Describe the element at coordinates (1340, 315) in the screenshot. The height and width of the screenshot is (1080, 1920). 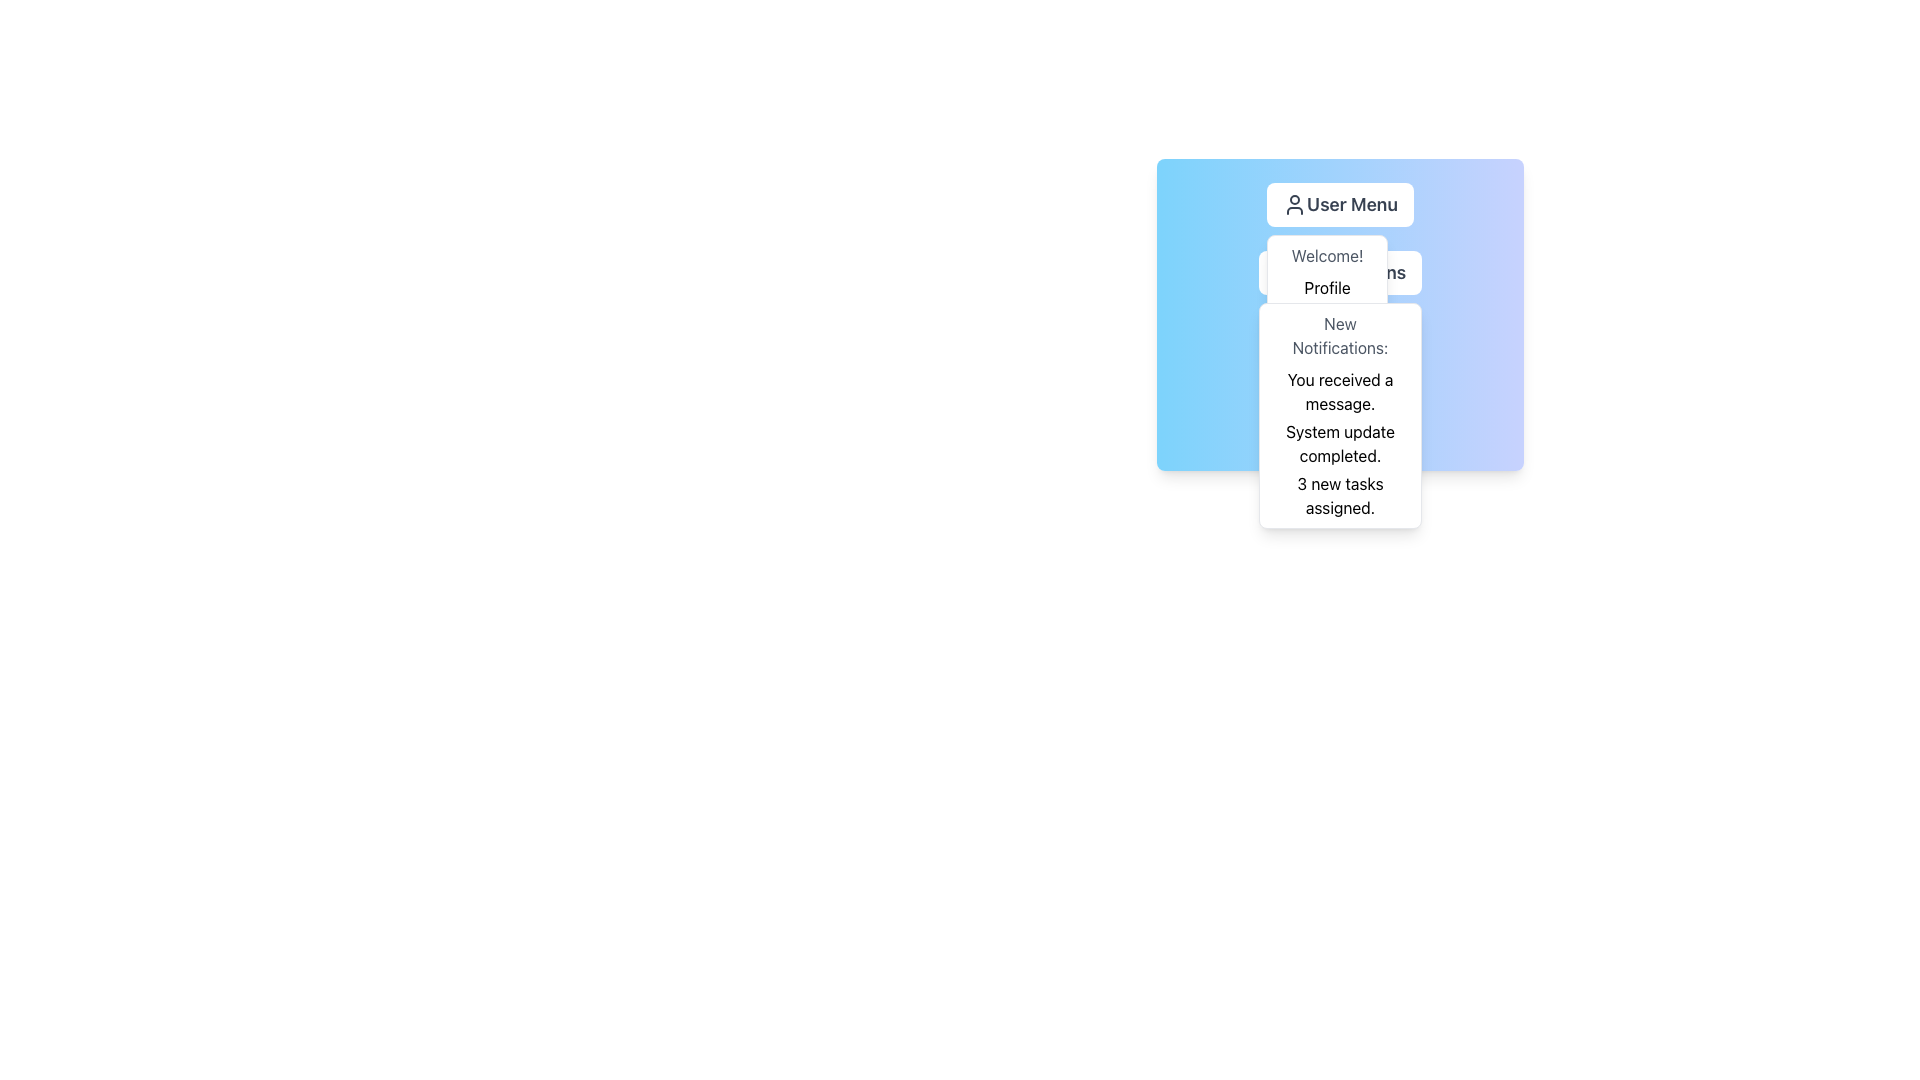
I see `the text within the Notification List located under the 'User Menu' title and above the 'Contact Support' buttons` at that location.